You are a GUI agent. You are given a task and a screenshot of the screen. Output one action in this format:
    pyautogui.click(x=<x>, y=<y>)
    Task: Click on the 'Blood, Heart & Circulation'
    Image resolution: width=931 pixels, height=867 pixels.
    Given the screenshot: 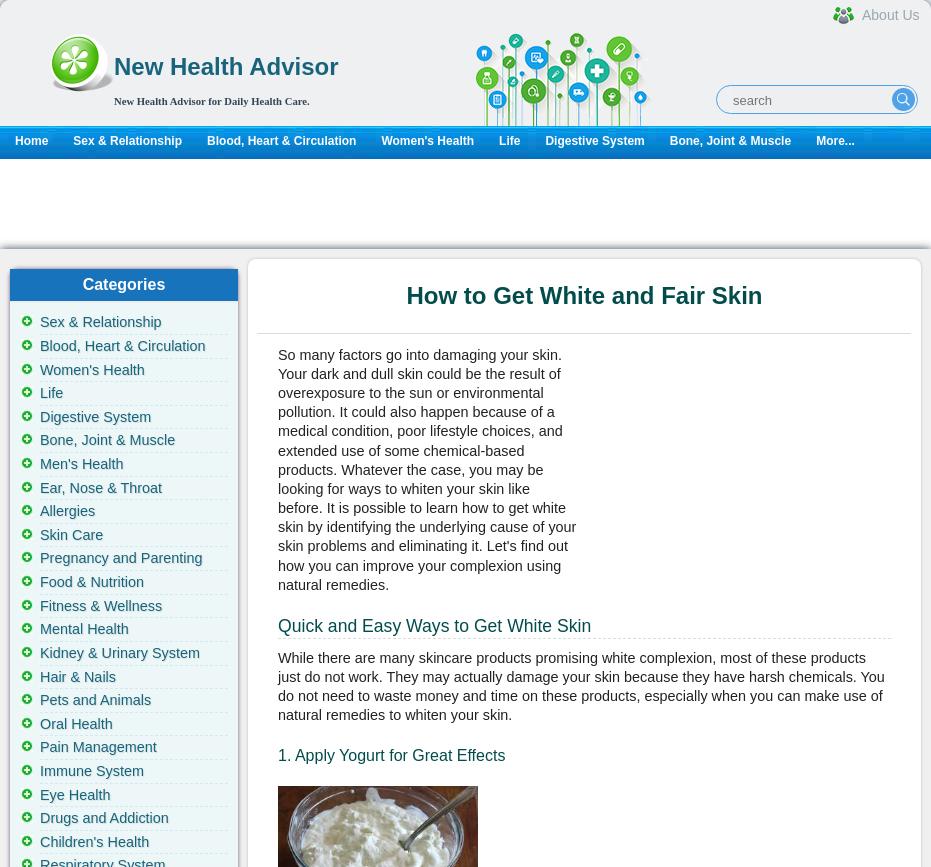 What is the action you would take?
    pyautogui.click(x=39, y=346)
    